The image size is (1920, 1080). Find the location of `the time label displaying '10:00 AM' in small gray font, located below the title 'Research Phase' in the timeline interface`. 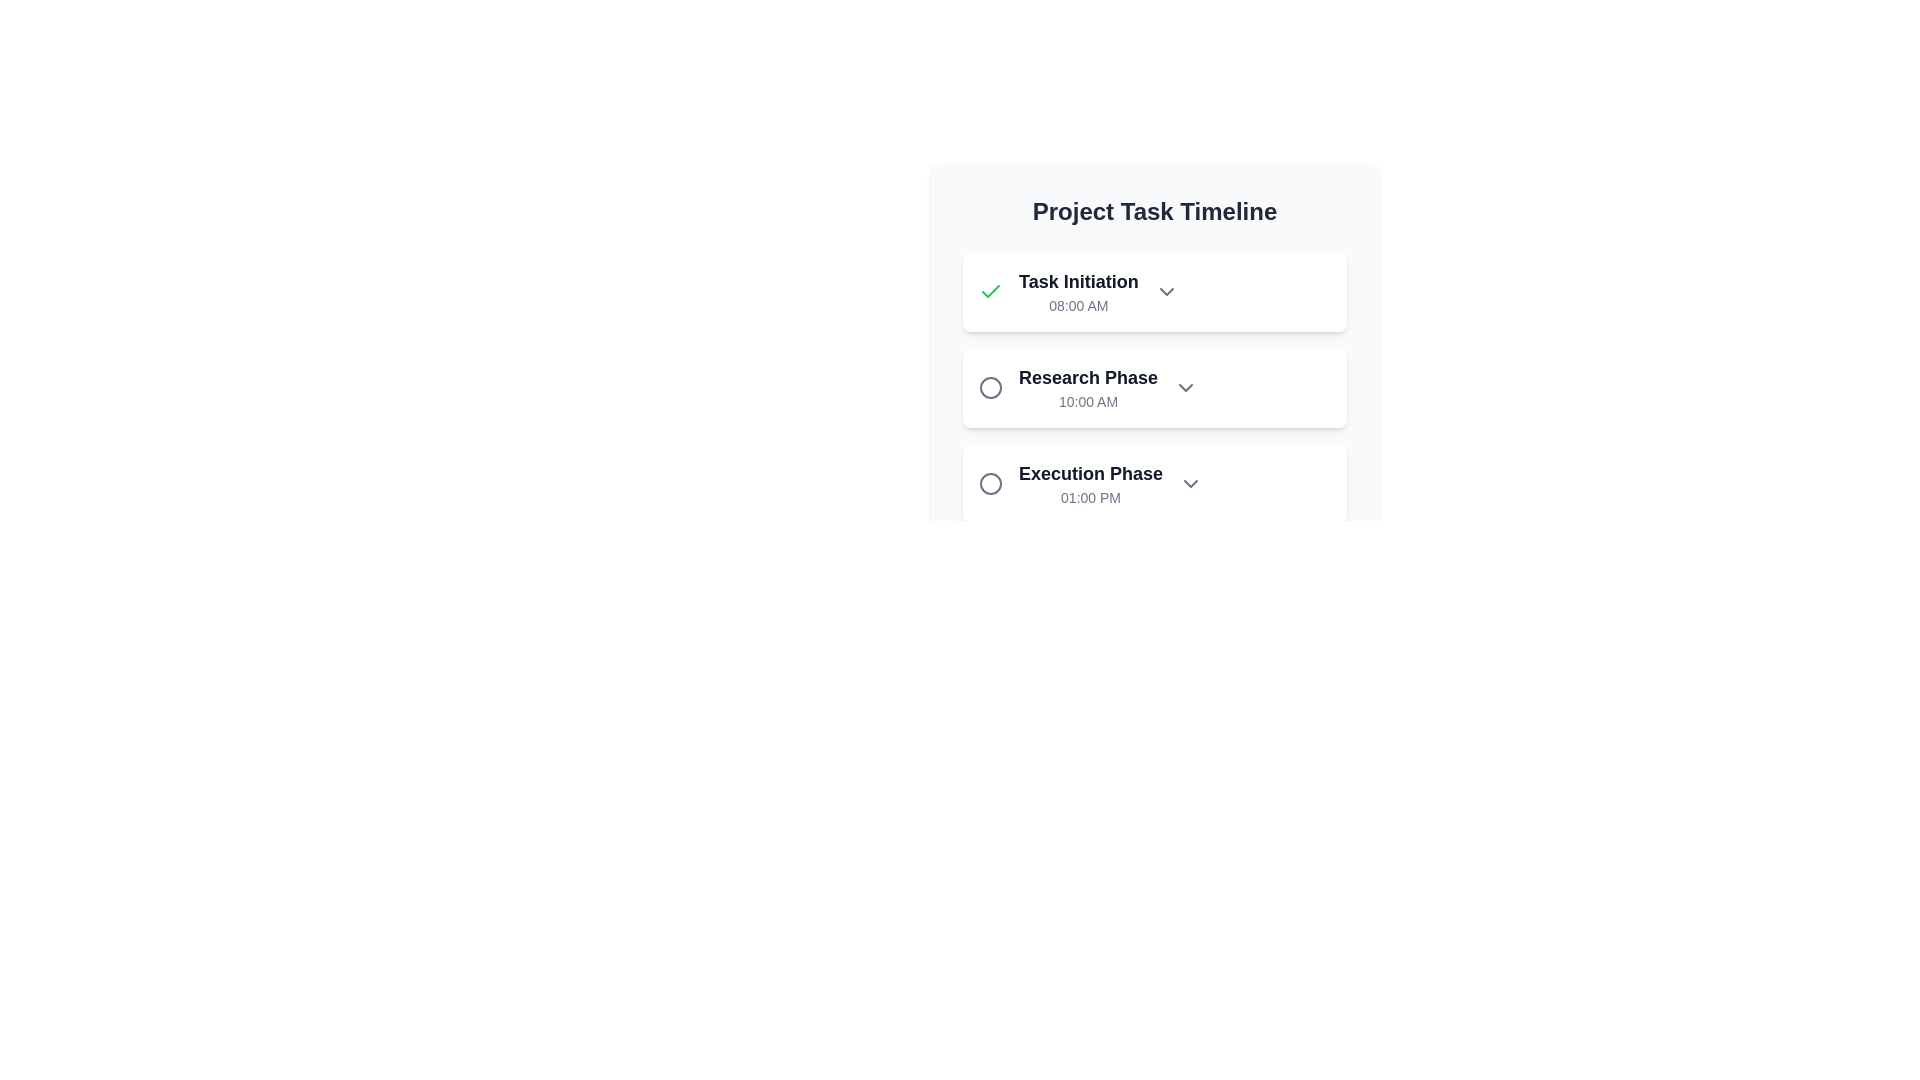

the time label displaying '10:00 AM' in small gray font, located below the title 'Research Phase' in the timeline interface is located at coordinates (1087, 401).